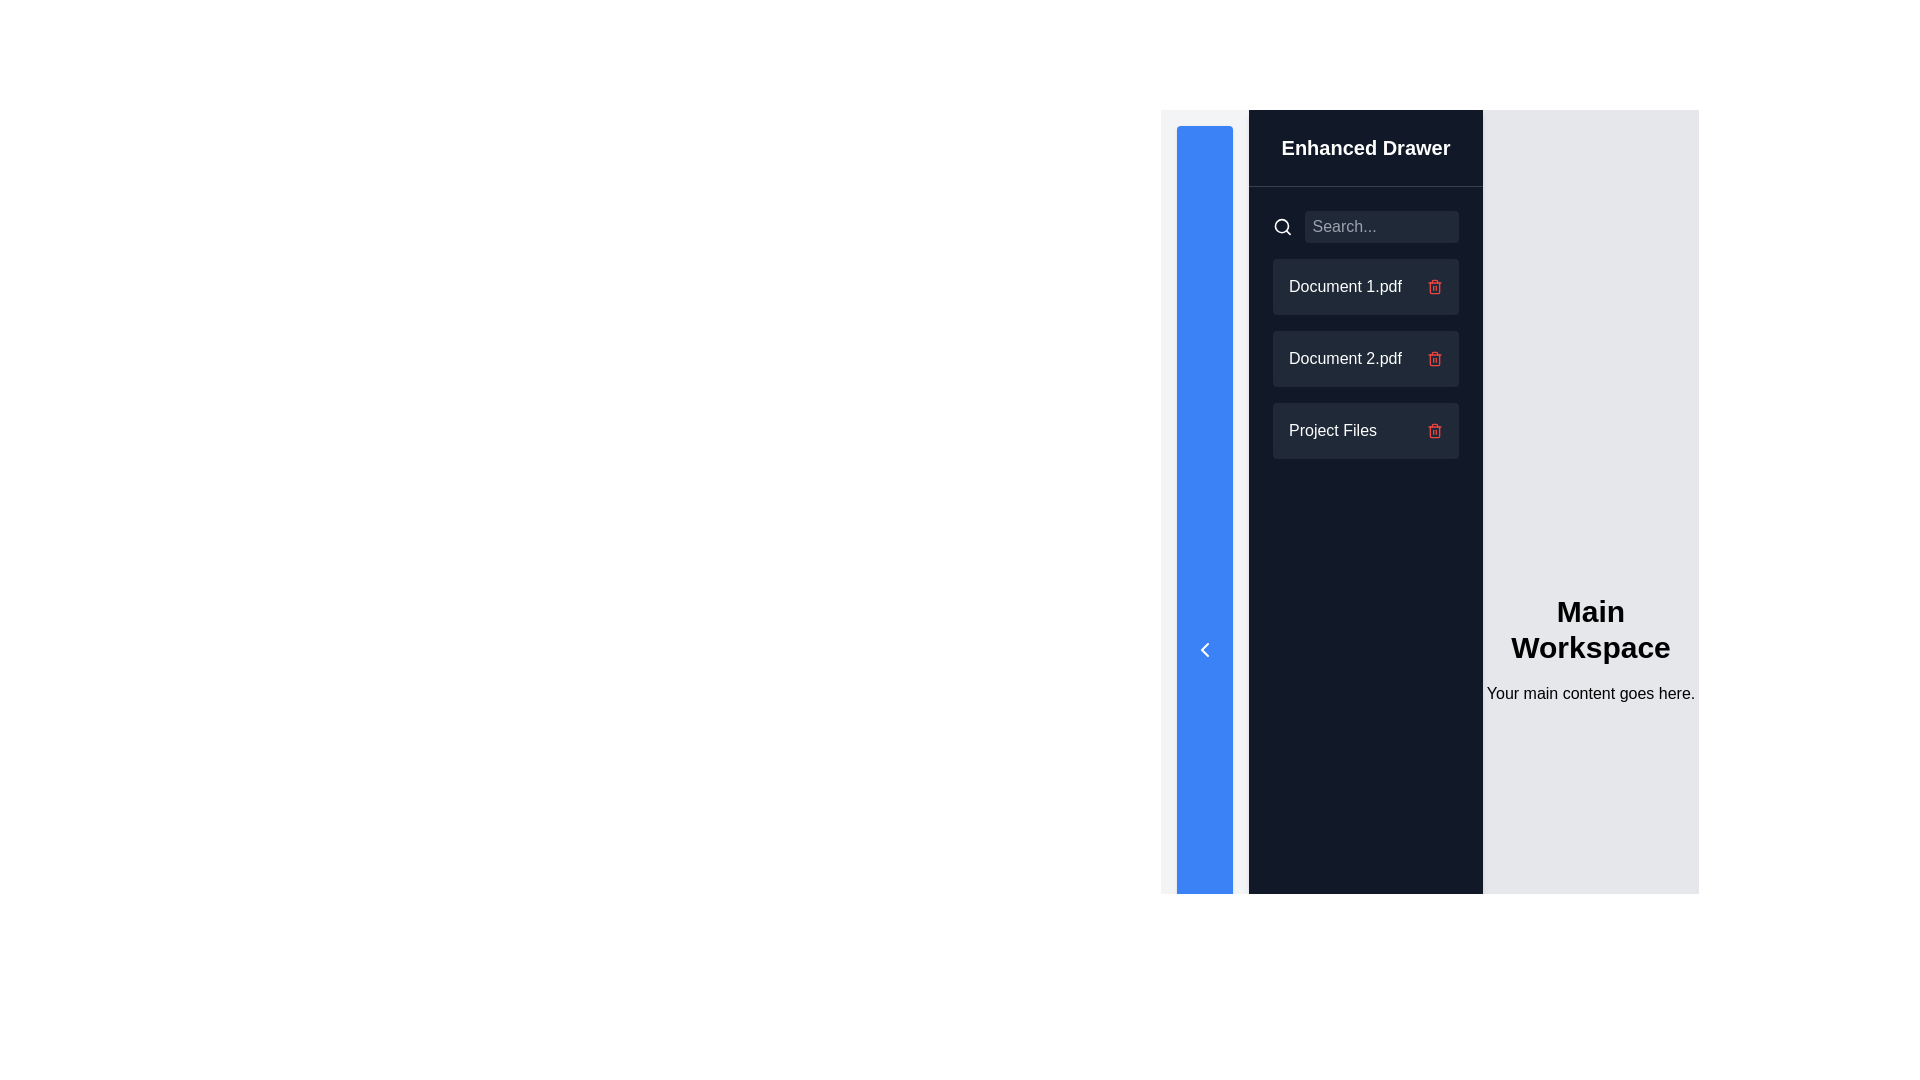 The width and height of the screenshot is (1920, 1080). What do you see at coordinates (1203, 650) in the screenshot?
I see `the icon button located at the center of the blue vertical strip to trigger tooltip or visual feedback` at bounding box center [1203, 650].